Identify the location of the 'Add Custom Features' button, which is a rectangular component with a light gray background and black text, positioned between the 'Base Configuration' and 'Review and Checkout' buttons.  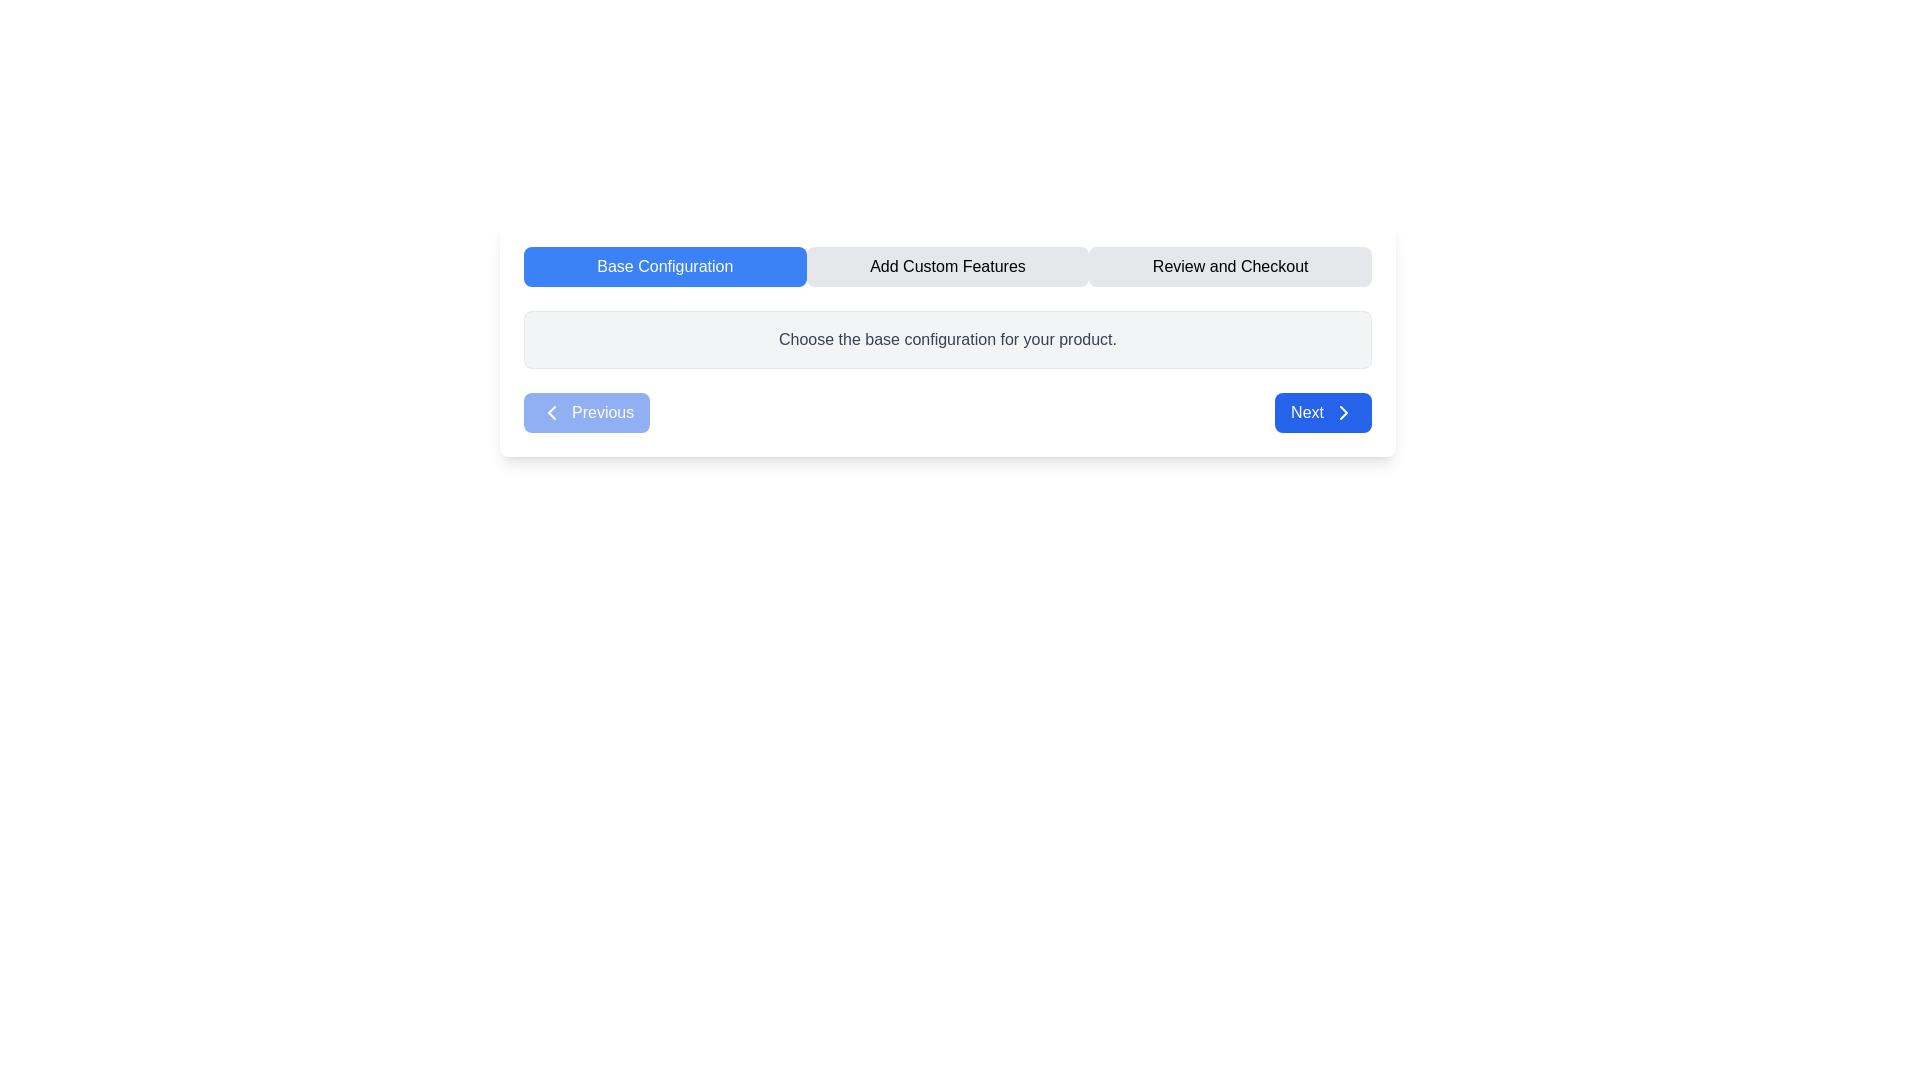
(947, 265).